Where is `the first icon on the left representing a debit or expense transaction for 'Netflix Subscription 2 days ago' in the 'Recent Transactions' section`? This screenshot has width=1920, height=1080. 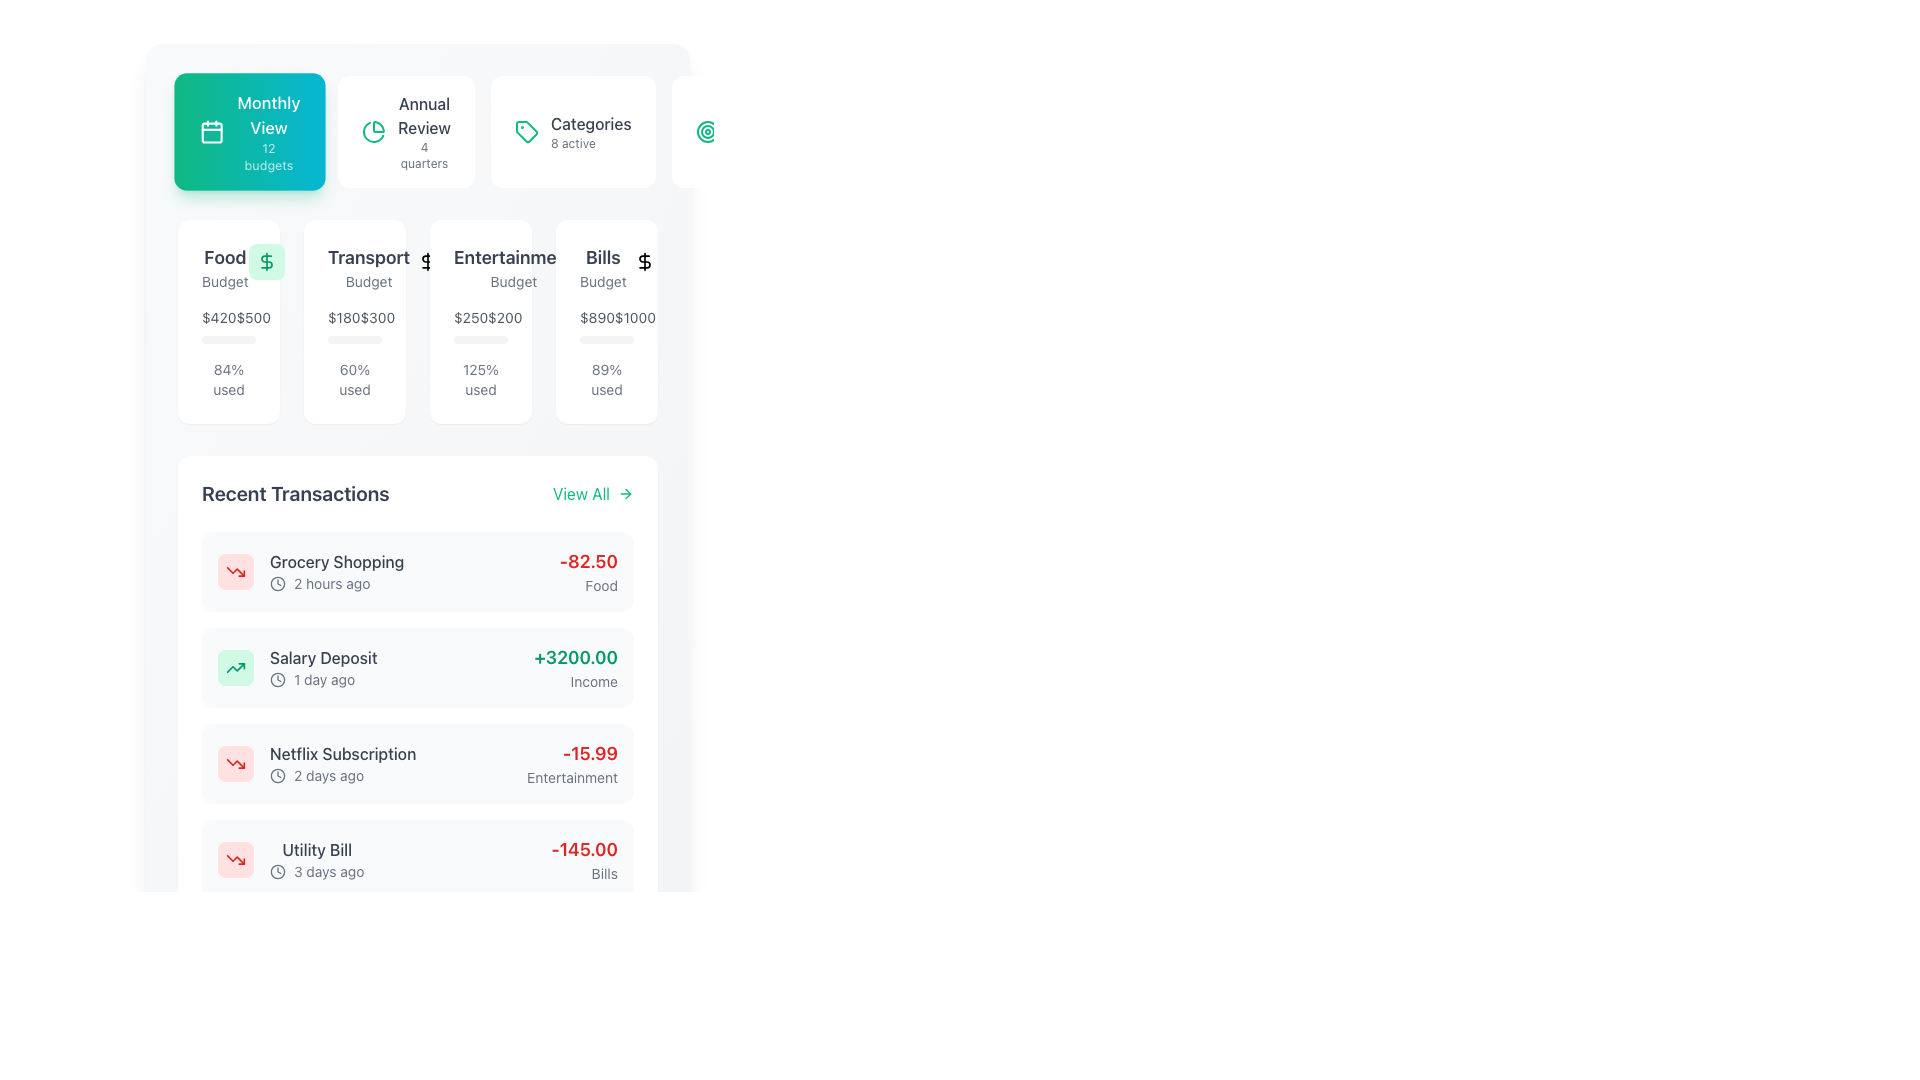 the first icon on the left representing a debit or expense transaction for 'Netflix Subscription 2 days ago' in the 'Recent Transactions' section is located at coordinates (235, 763).